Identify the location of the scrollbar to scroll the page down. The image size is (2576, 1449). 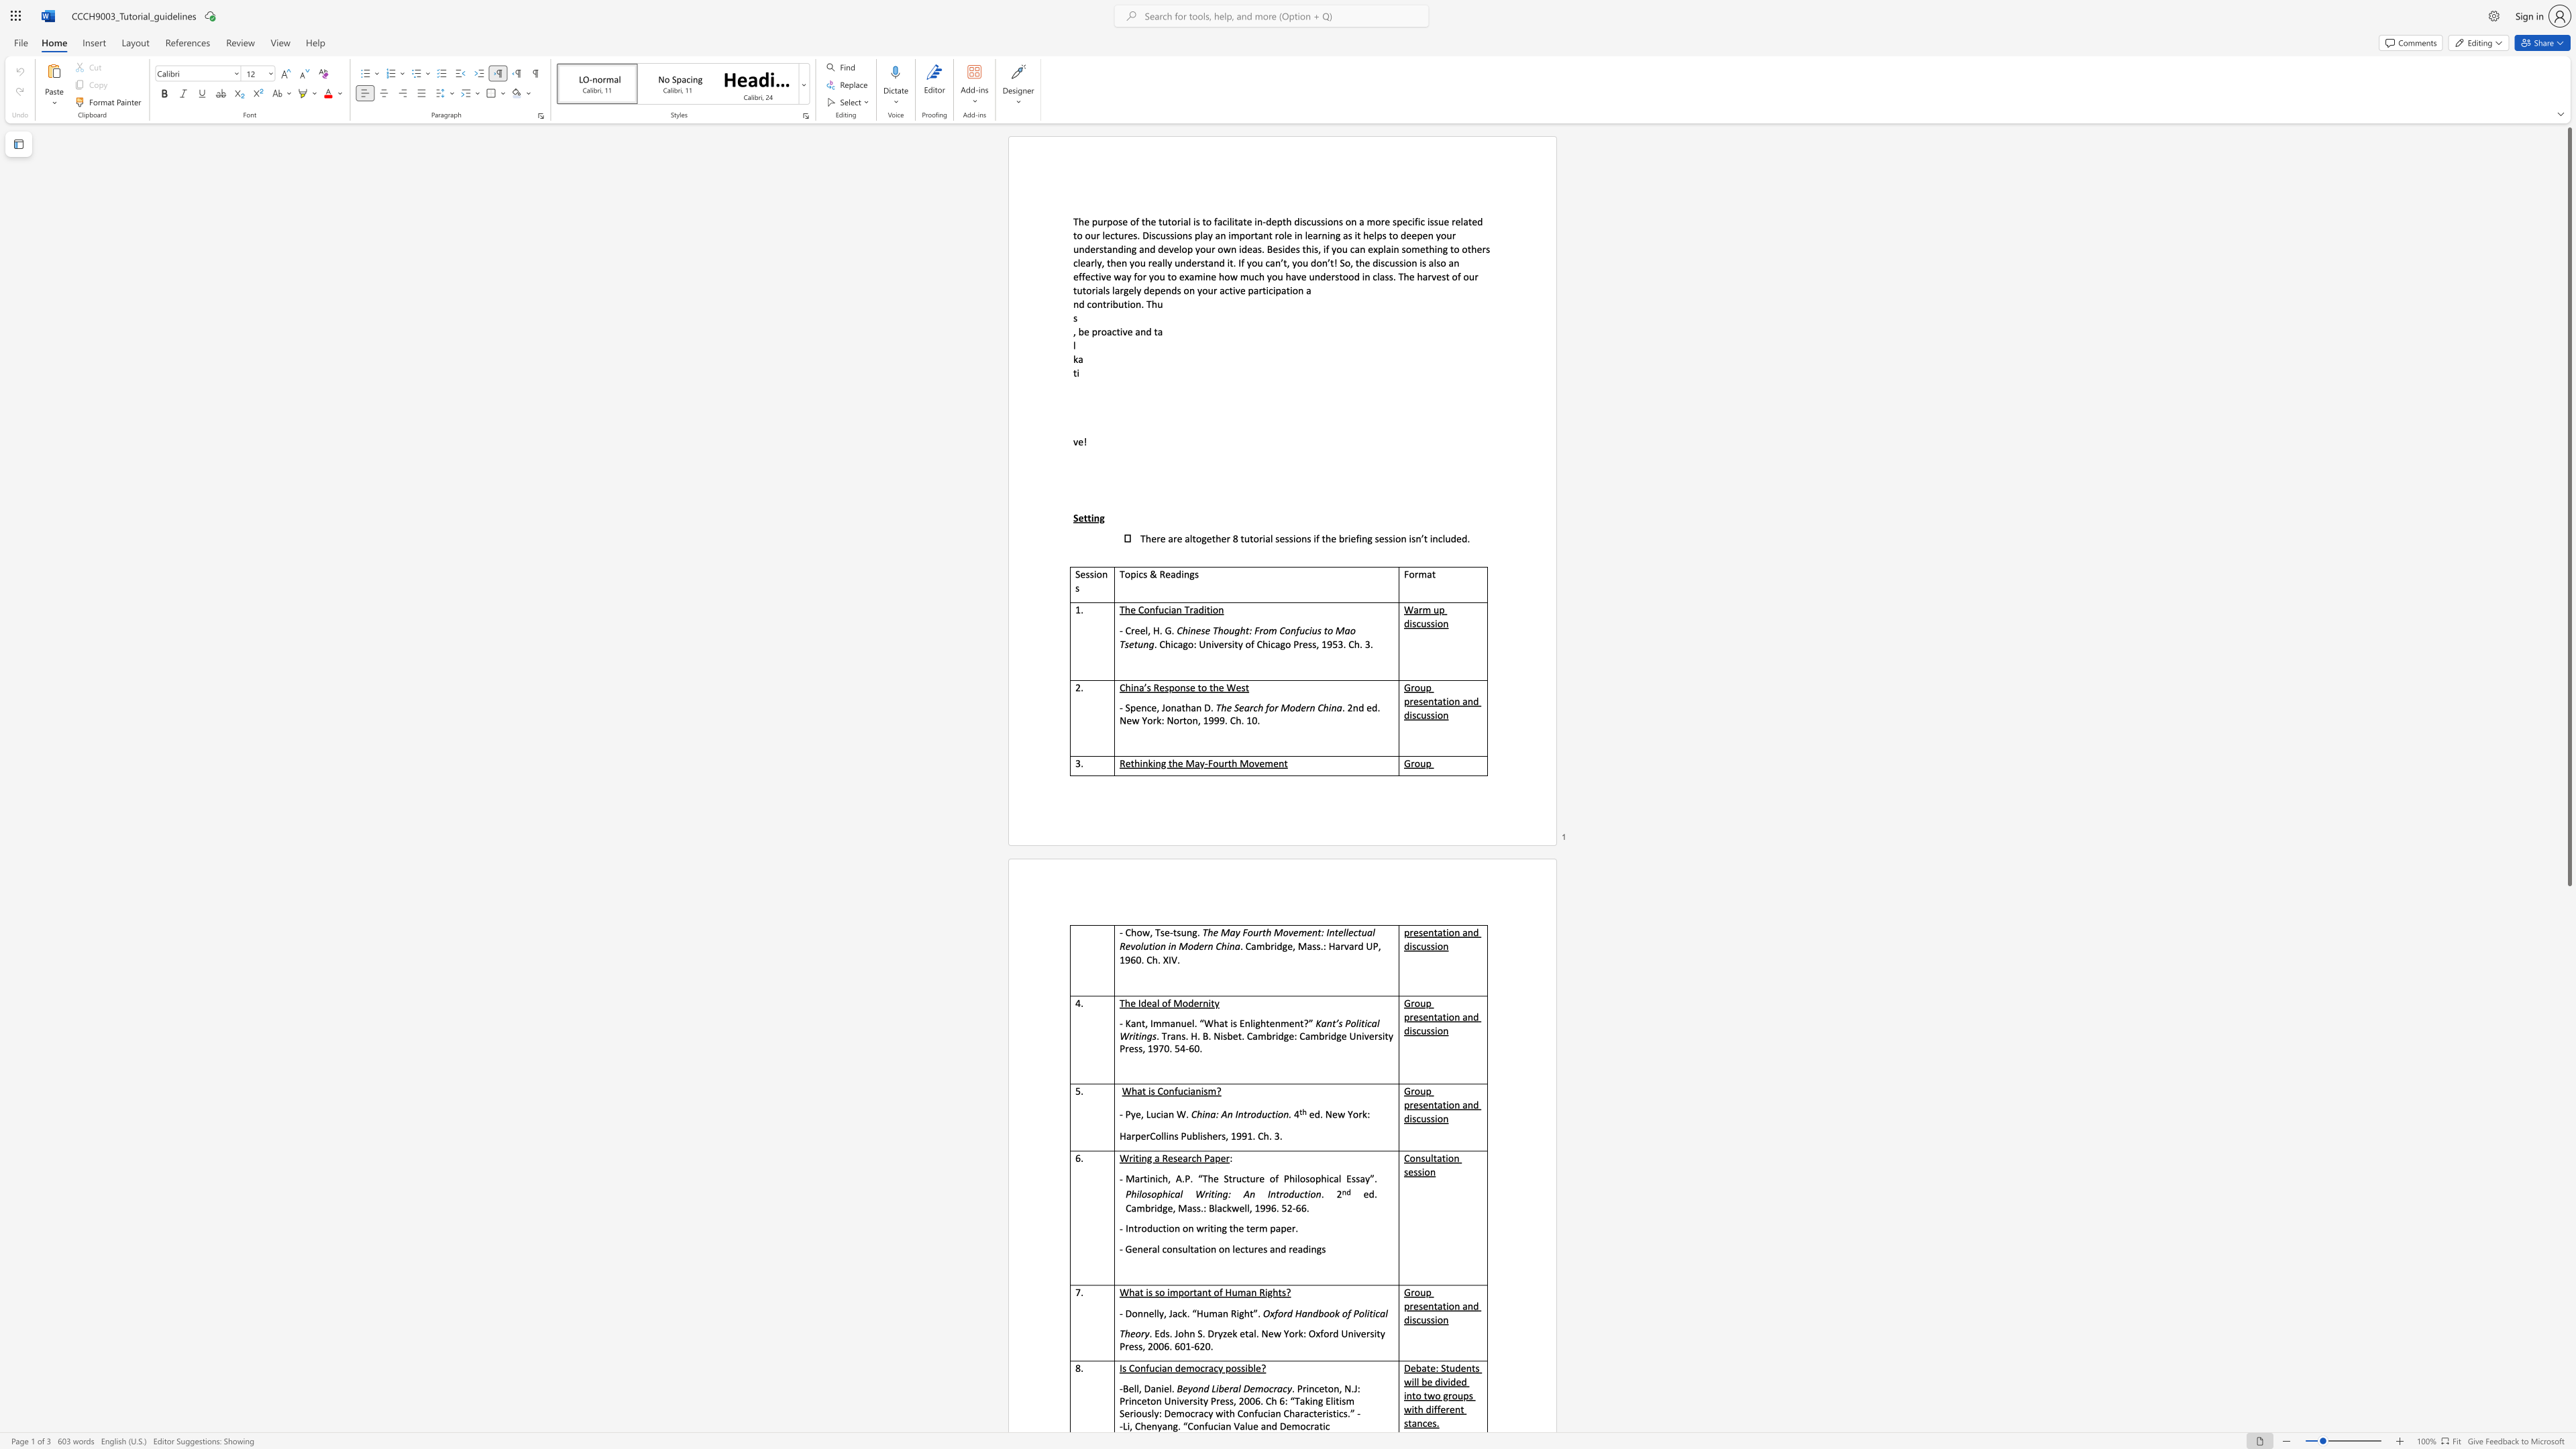
(2568, 1018).